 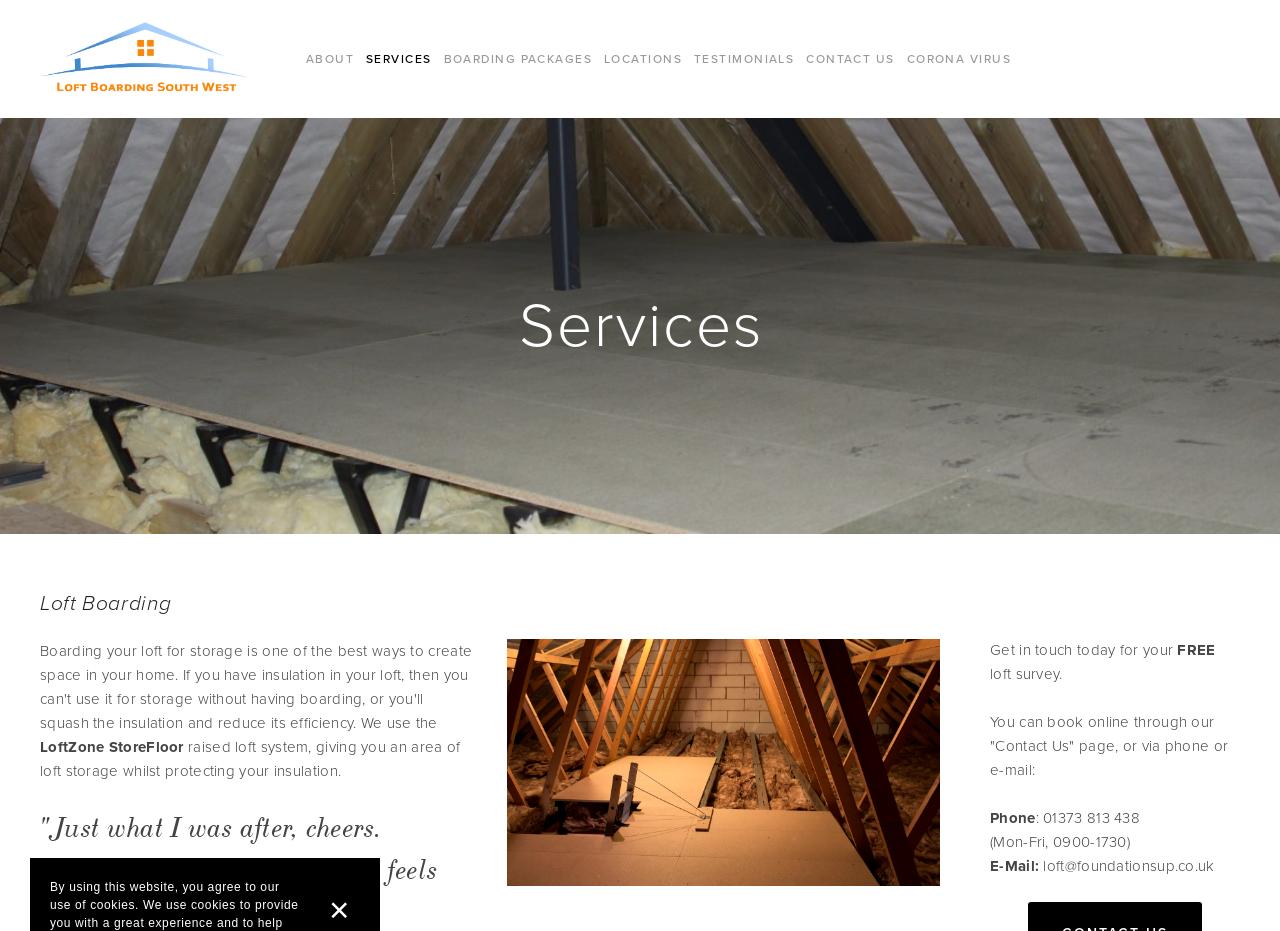 I want to click on 'loft survey.', so click(x=1026, y=672).